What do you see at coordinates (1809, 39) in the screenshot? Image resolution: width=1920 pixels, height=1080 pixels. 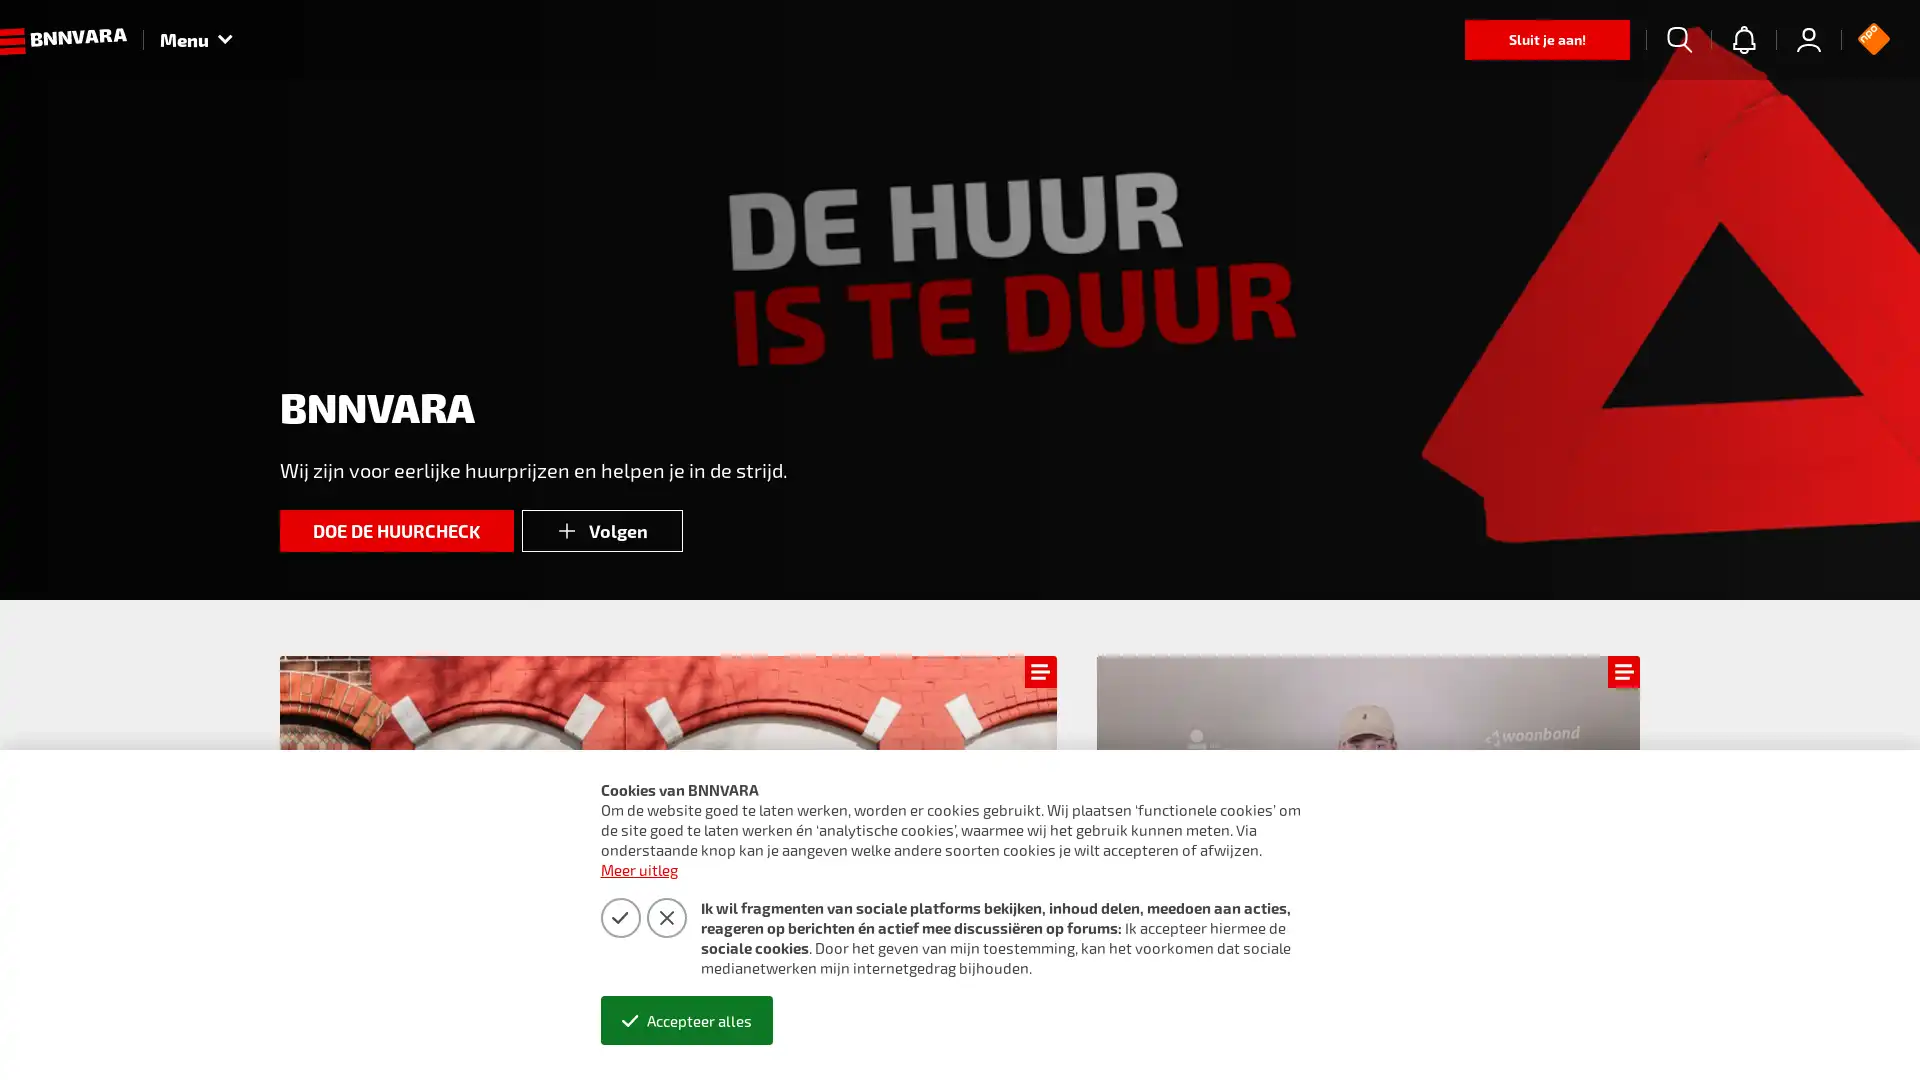 I see `account` at bounding box center [1809, 39].